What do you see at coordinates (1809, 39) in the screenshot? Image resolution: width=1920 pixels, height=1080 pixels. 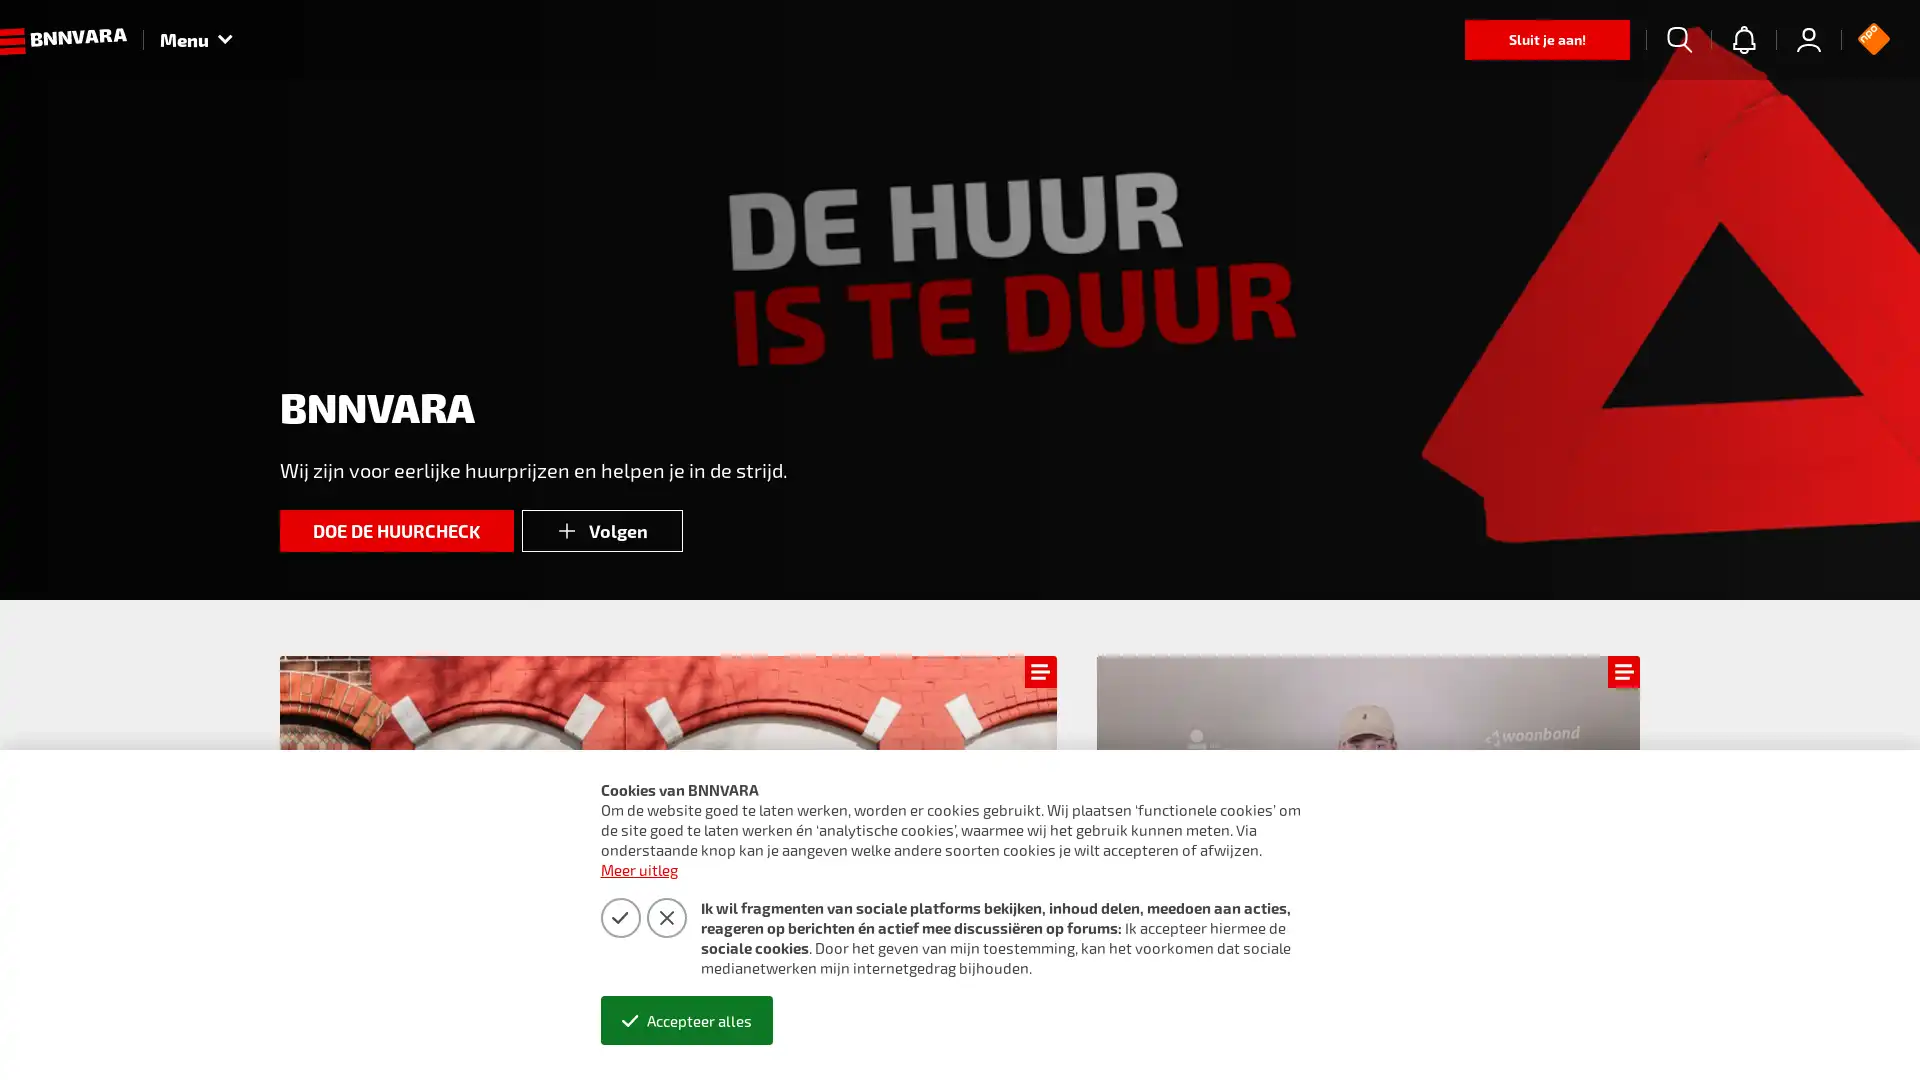 I see `account` at bounding box center [1809, 39].